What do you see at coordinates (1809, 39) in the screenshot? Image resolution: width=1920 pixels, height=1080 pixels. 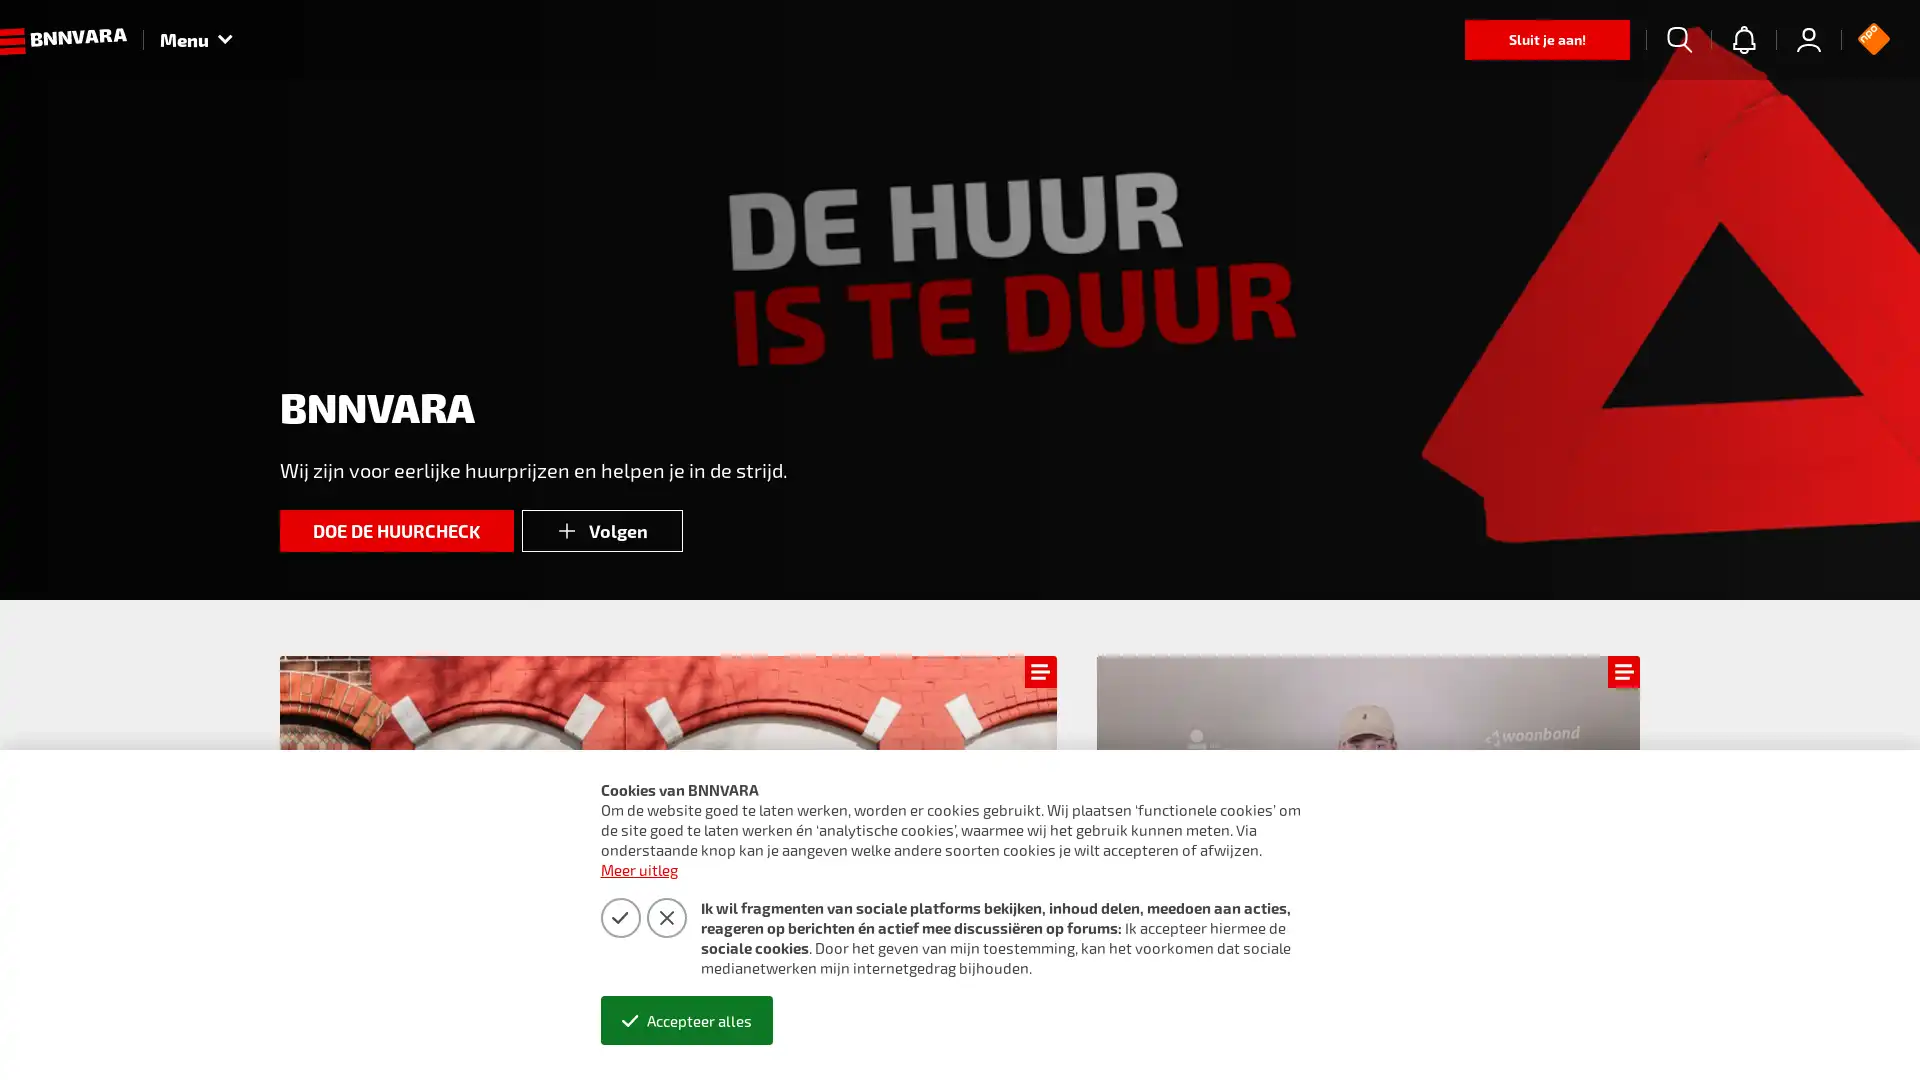 I see `account` at bounding box center [1809, 39].